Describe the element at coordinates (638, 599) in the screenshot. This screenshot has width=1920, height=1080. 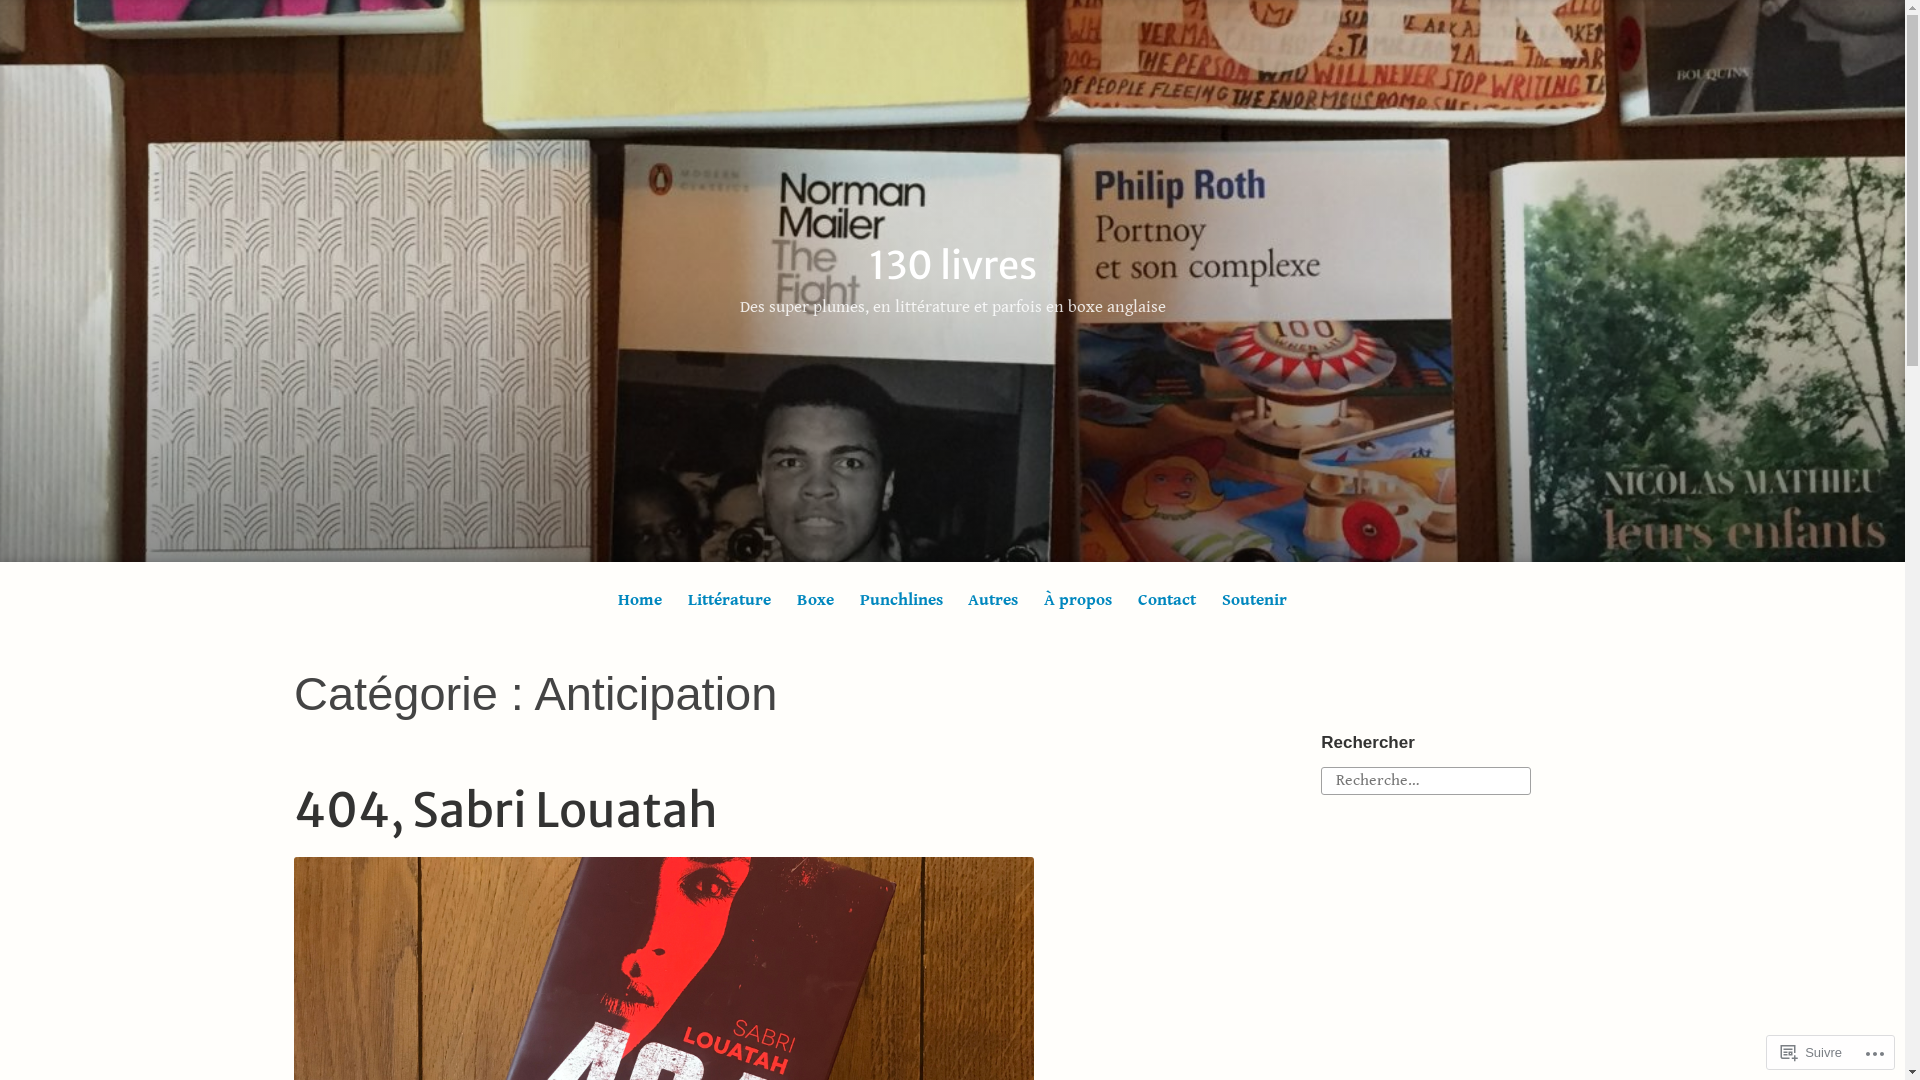
I see `'Home'` at that location.